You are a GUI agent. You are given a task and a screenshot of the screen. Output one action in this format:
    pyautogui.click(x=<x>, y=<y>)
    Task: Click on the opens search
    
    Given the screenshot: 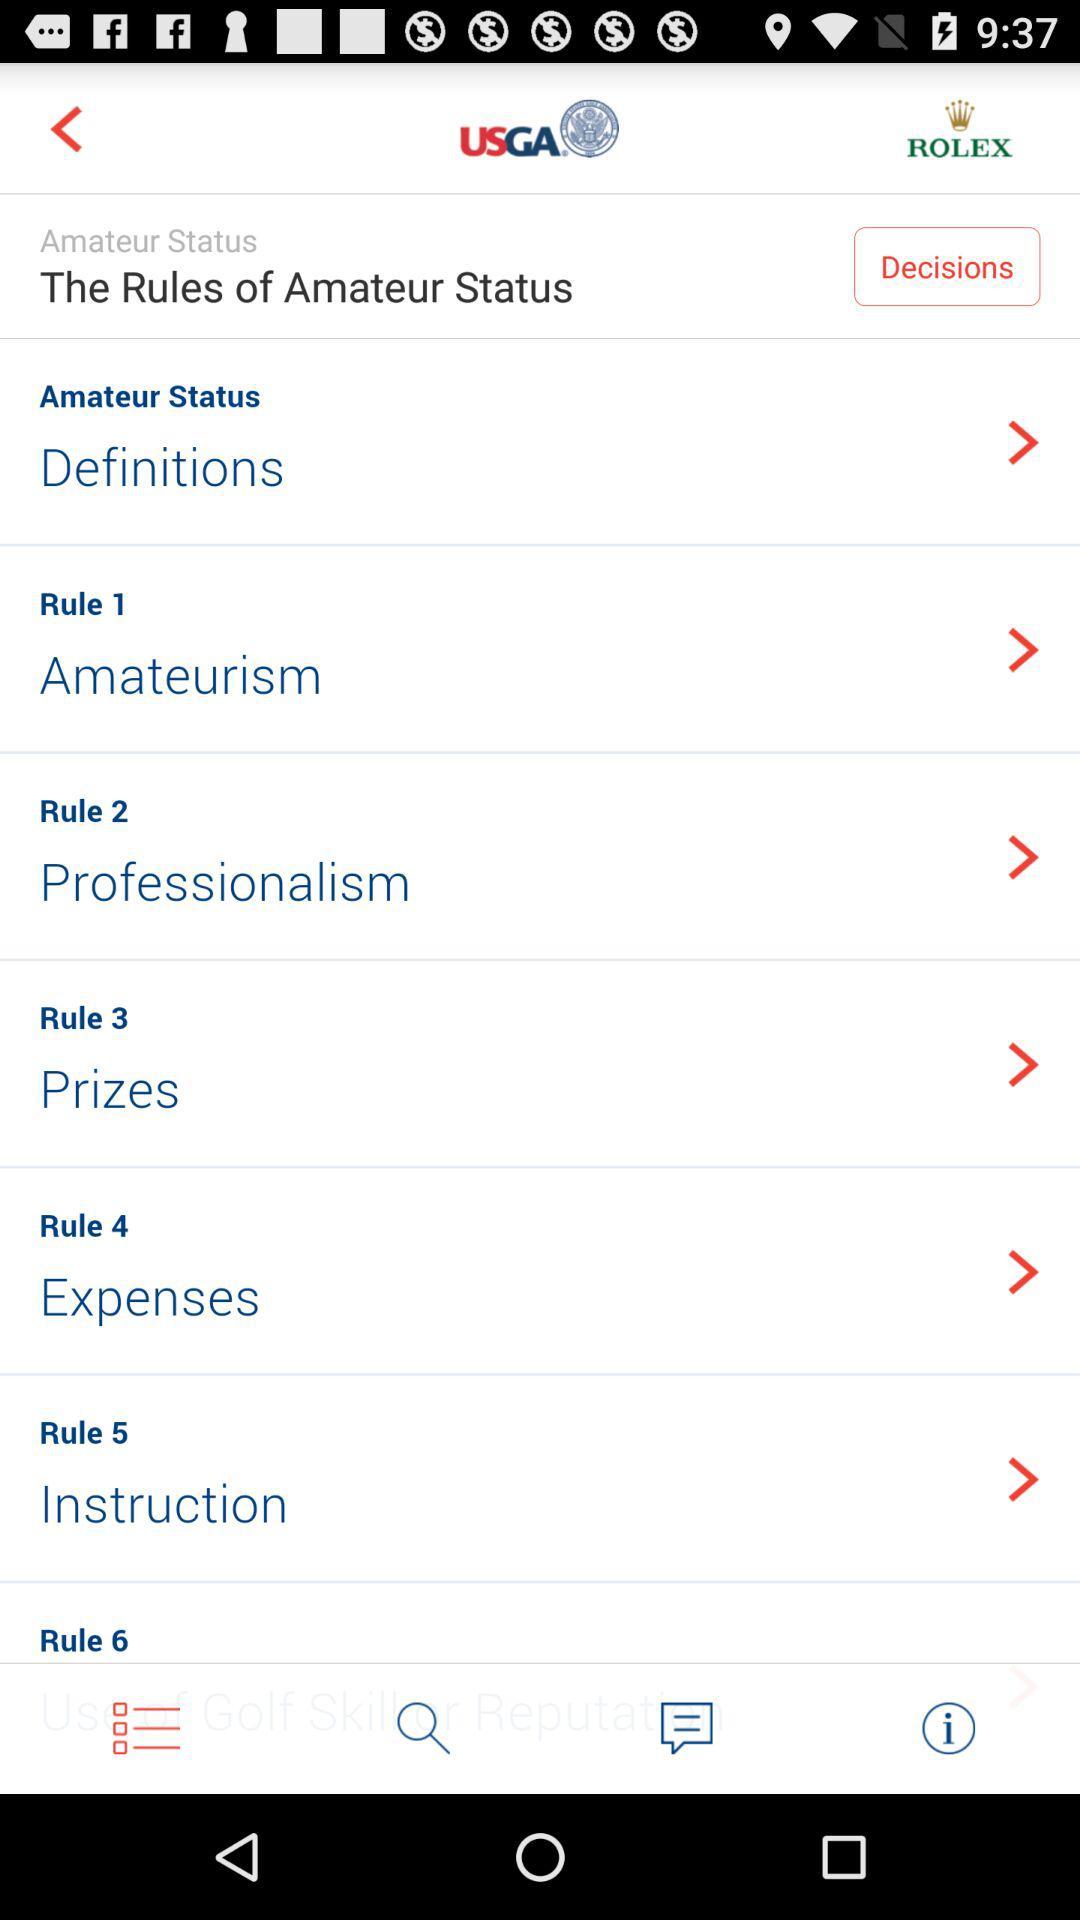 What is the action you would take?
    pyautogui.click(x=423, y=1727)
    